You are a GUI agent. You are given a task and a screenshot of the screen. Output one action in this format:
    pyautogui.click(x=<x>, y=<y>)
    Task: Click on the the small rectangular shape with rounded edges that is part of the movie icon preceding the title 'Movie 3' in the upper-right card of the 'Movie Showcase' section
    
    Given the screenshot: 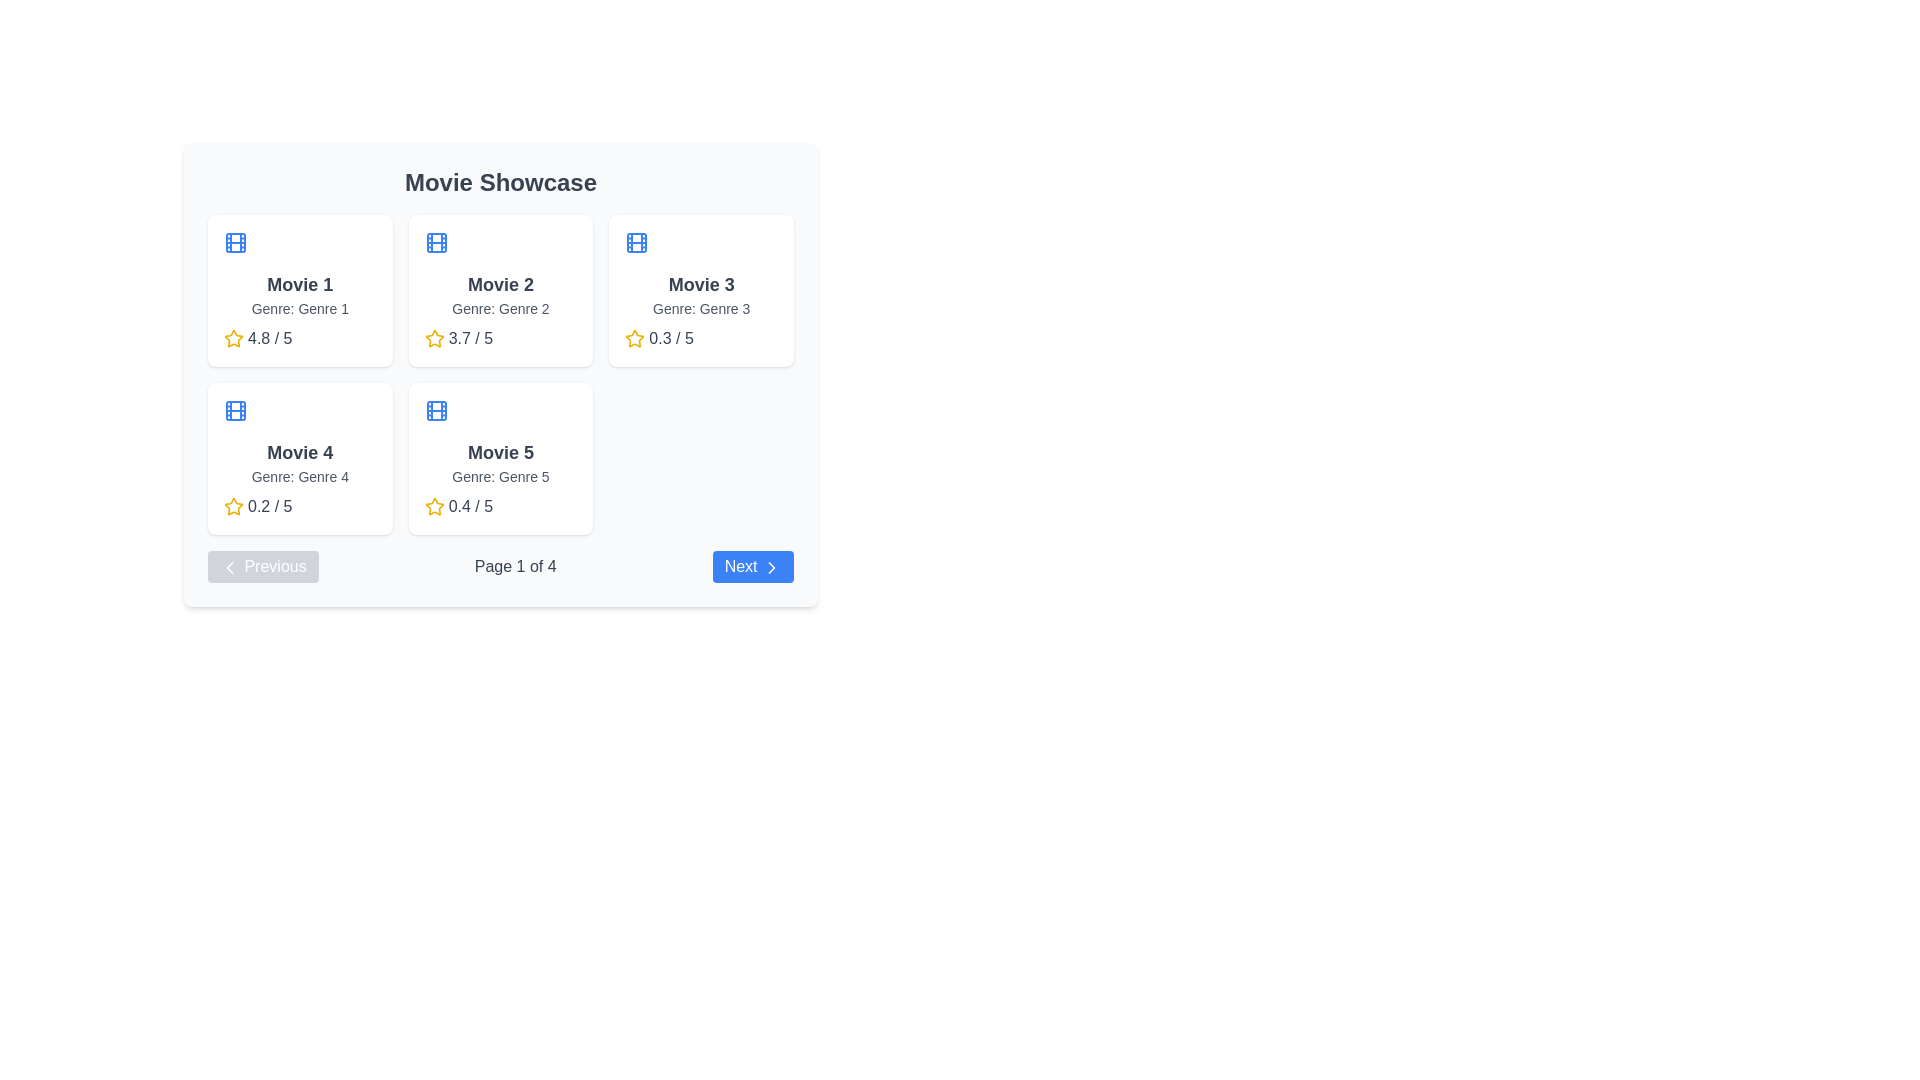 What is the action you would take?
    pyautogui.click(x=636, y=242)
    